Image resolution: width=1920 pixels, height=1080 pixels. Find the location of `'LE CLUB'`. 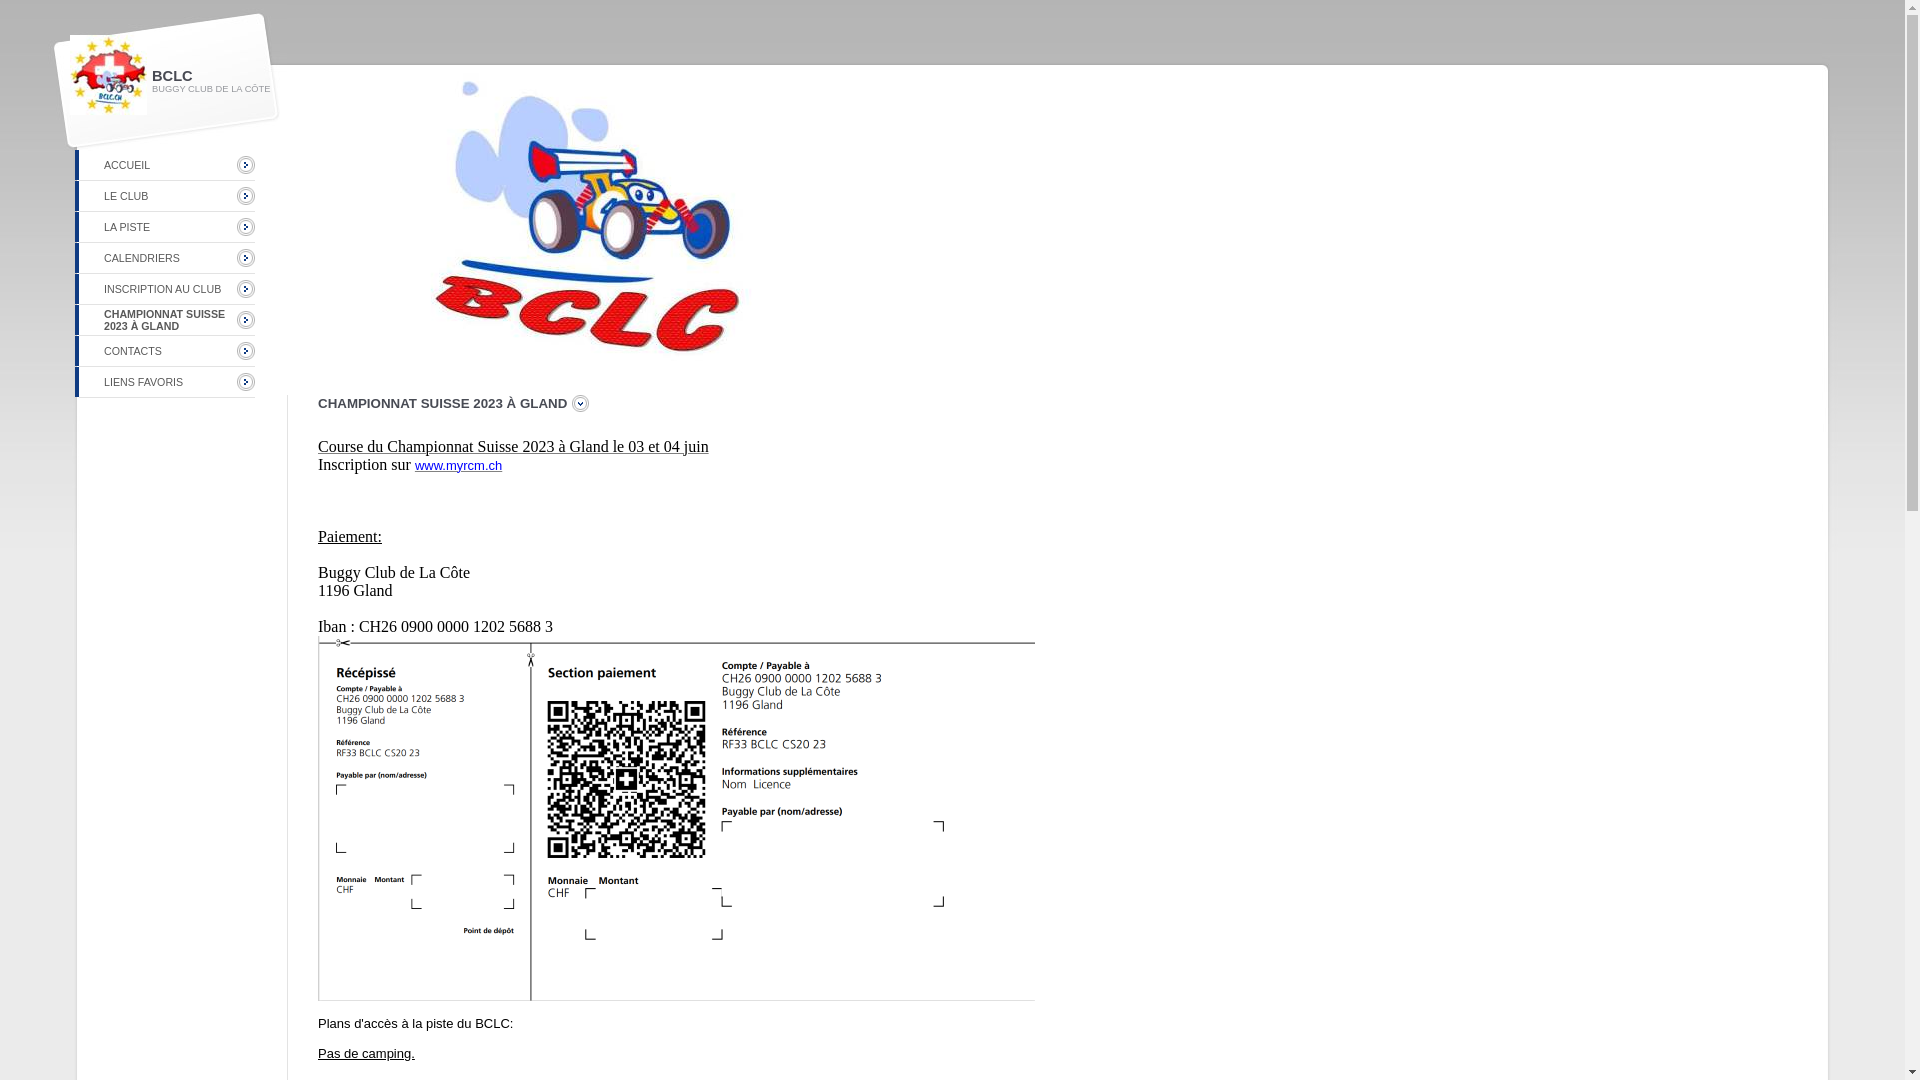

'LE CLUB' is located at coordinates (103, 196).